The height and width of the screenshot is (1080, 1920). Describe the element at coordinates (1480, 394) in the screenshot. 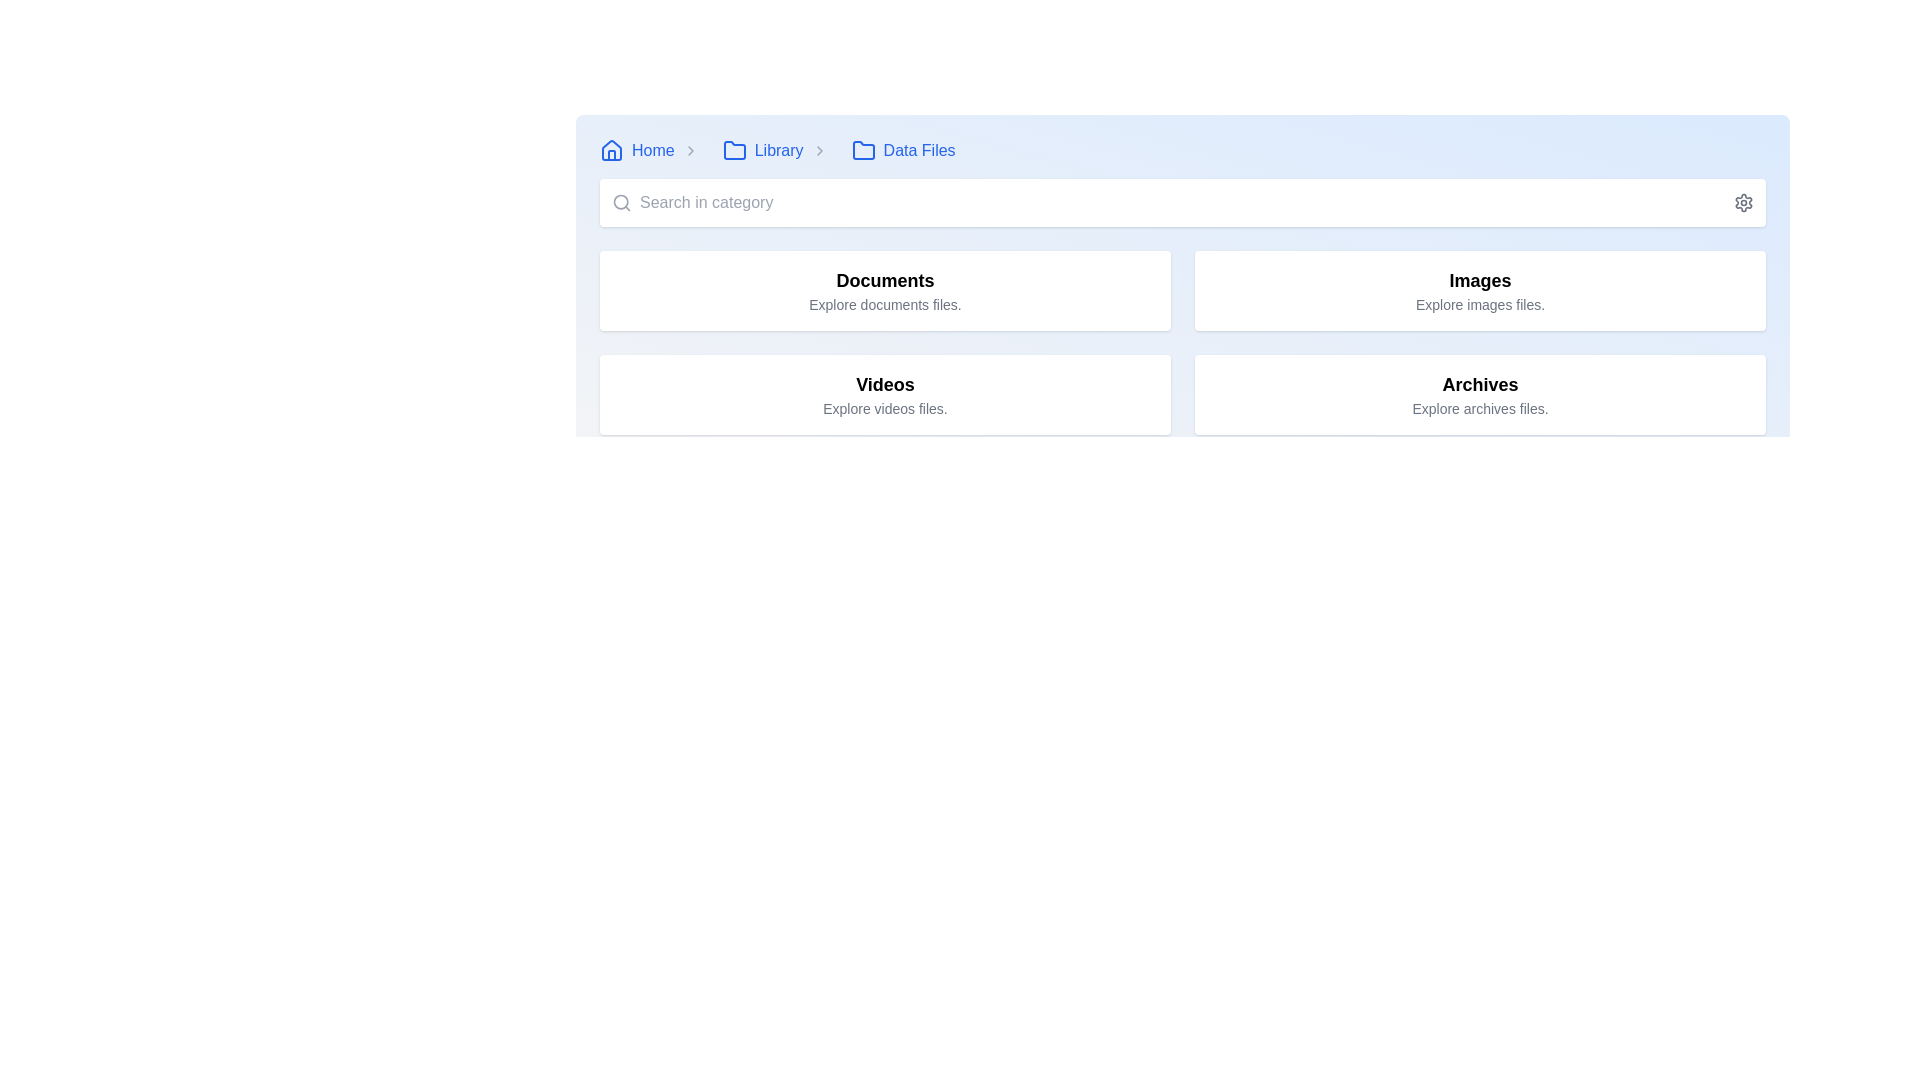

I see `the white rectangular card labeled 'Archives' that contains the text 'Explore archives files.' positioned in the bottom right corner of the grid layout` at that location.